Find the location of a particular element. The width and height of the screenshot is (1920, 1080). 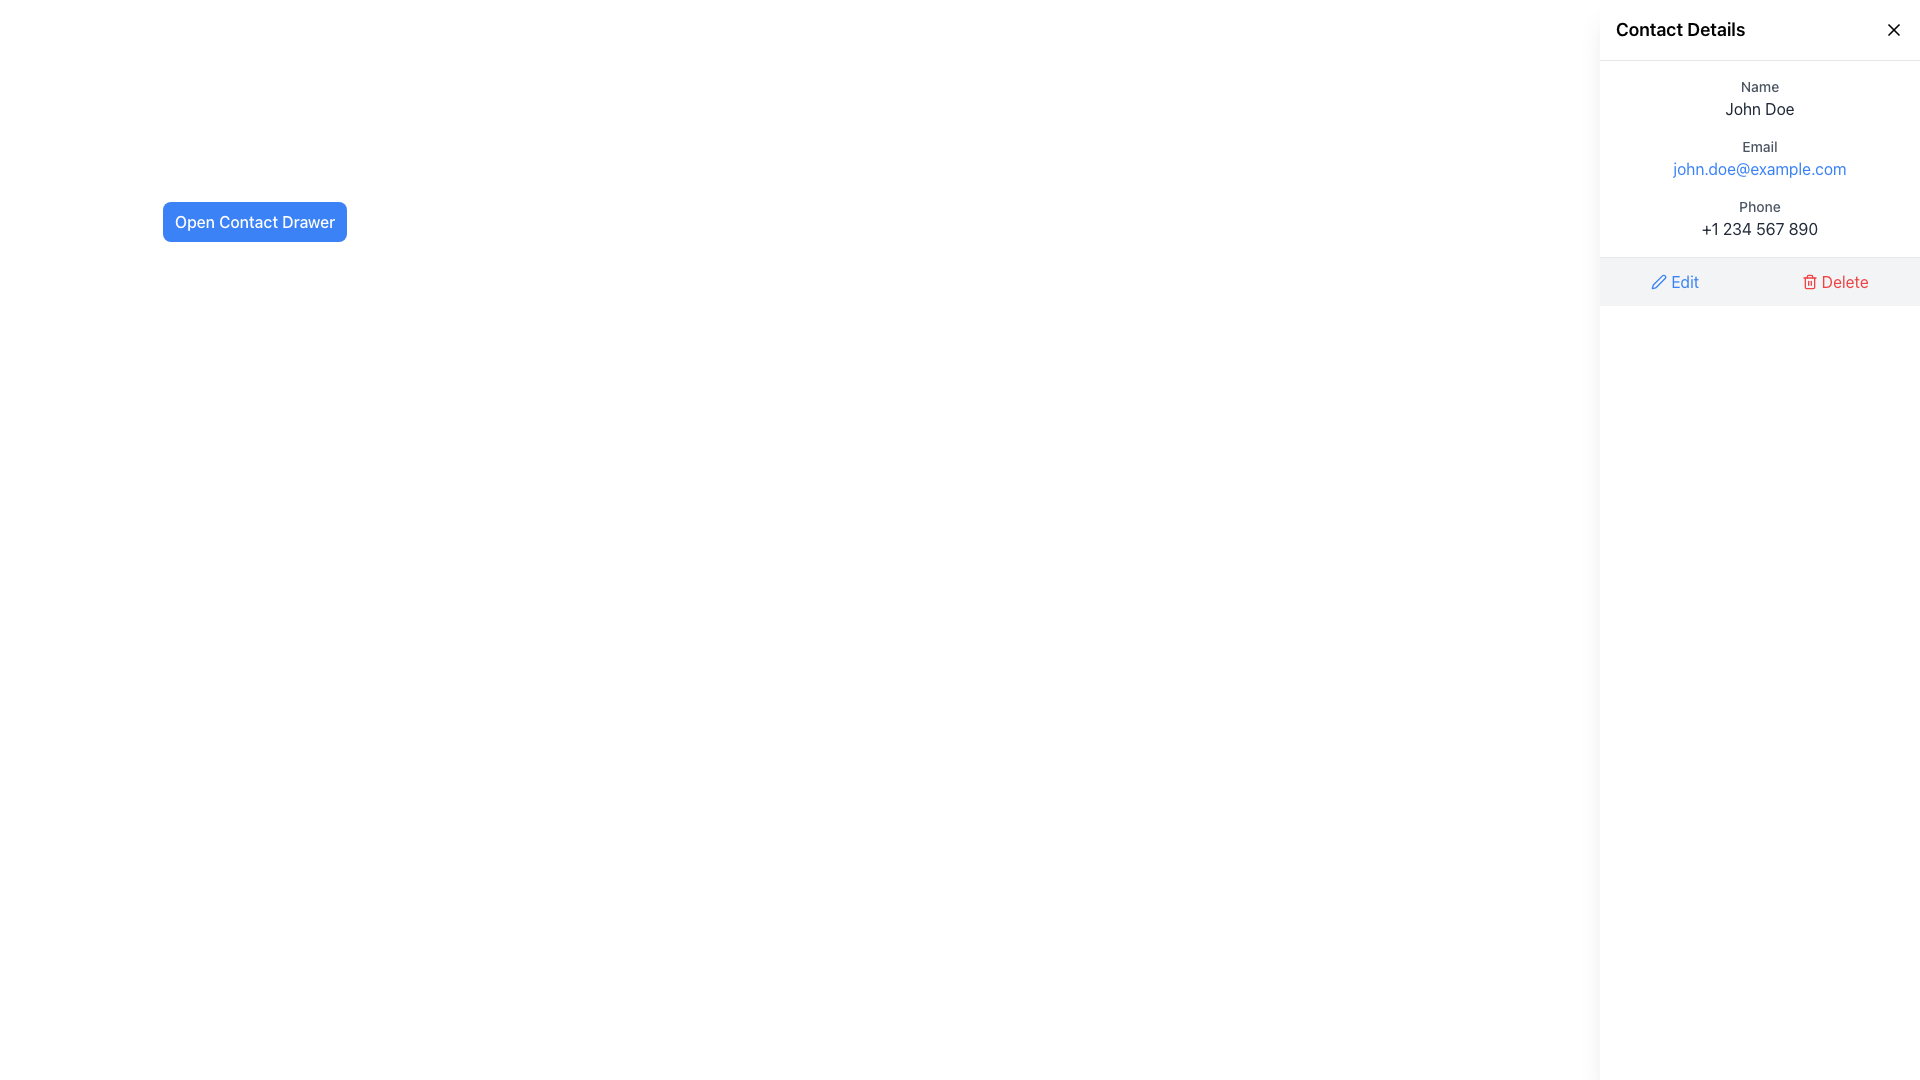

the pen-shaped icon located to the left of the 'Edit' label in the 'Contact Details' section is located at coordinates (1659, 281).